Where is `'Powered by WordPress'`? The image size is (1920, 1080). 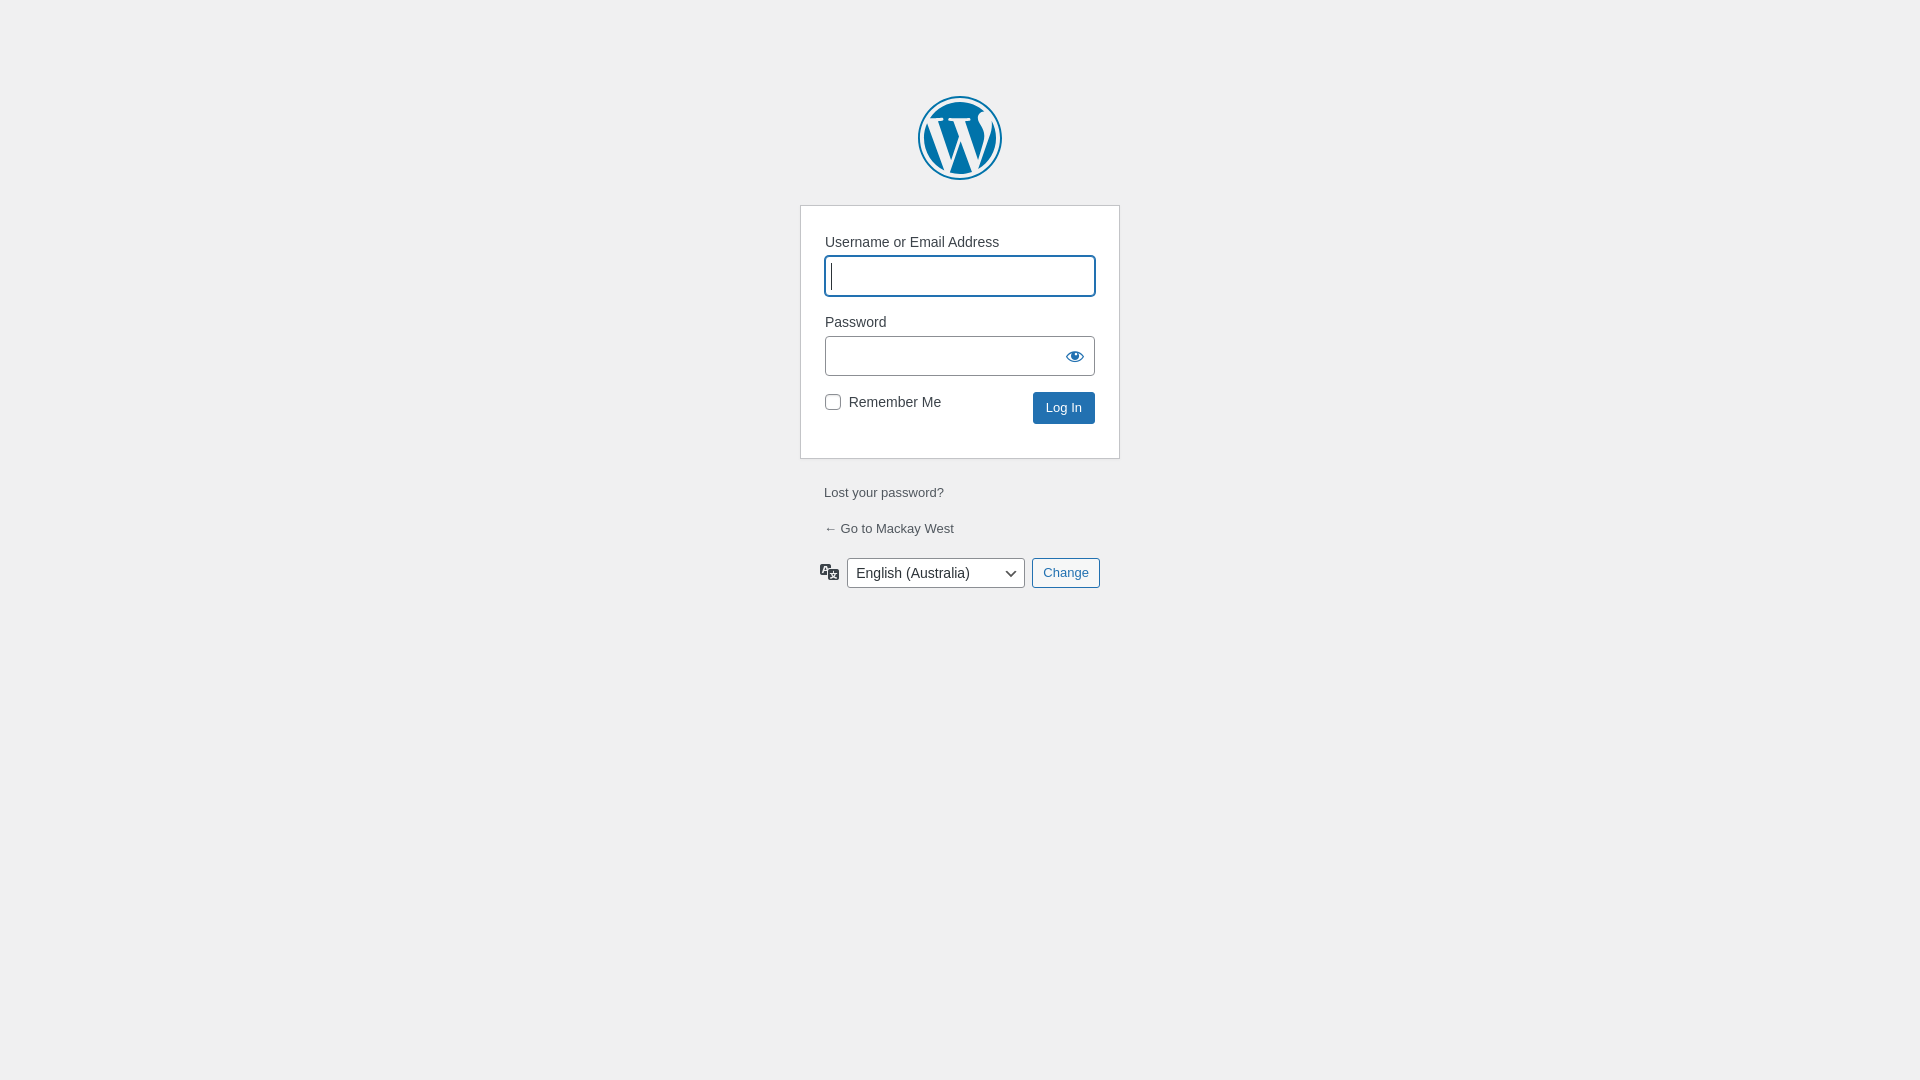
'Powered by WordPress' is located at coordinates (916, 137).